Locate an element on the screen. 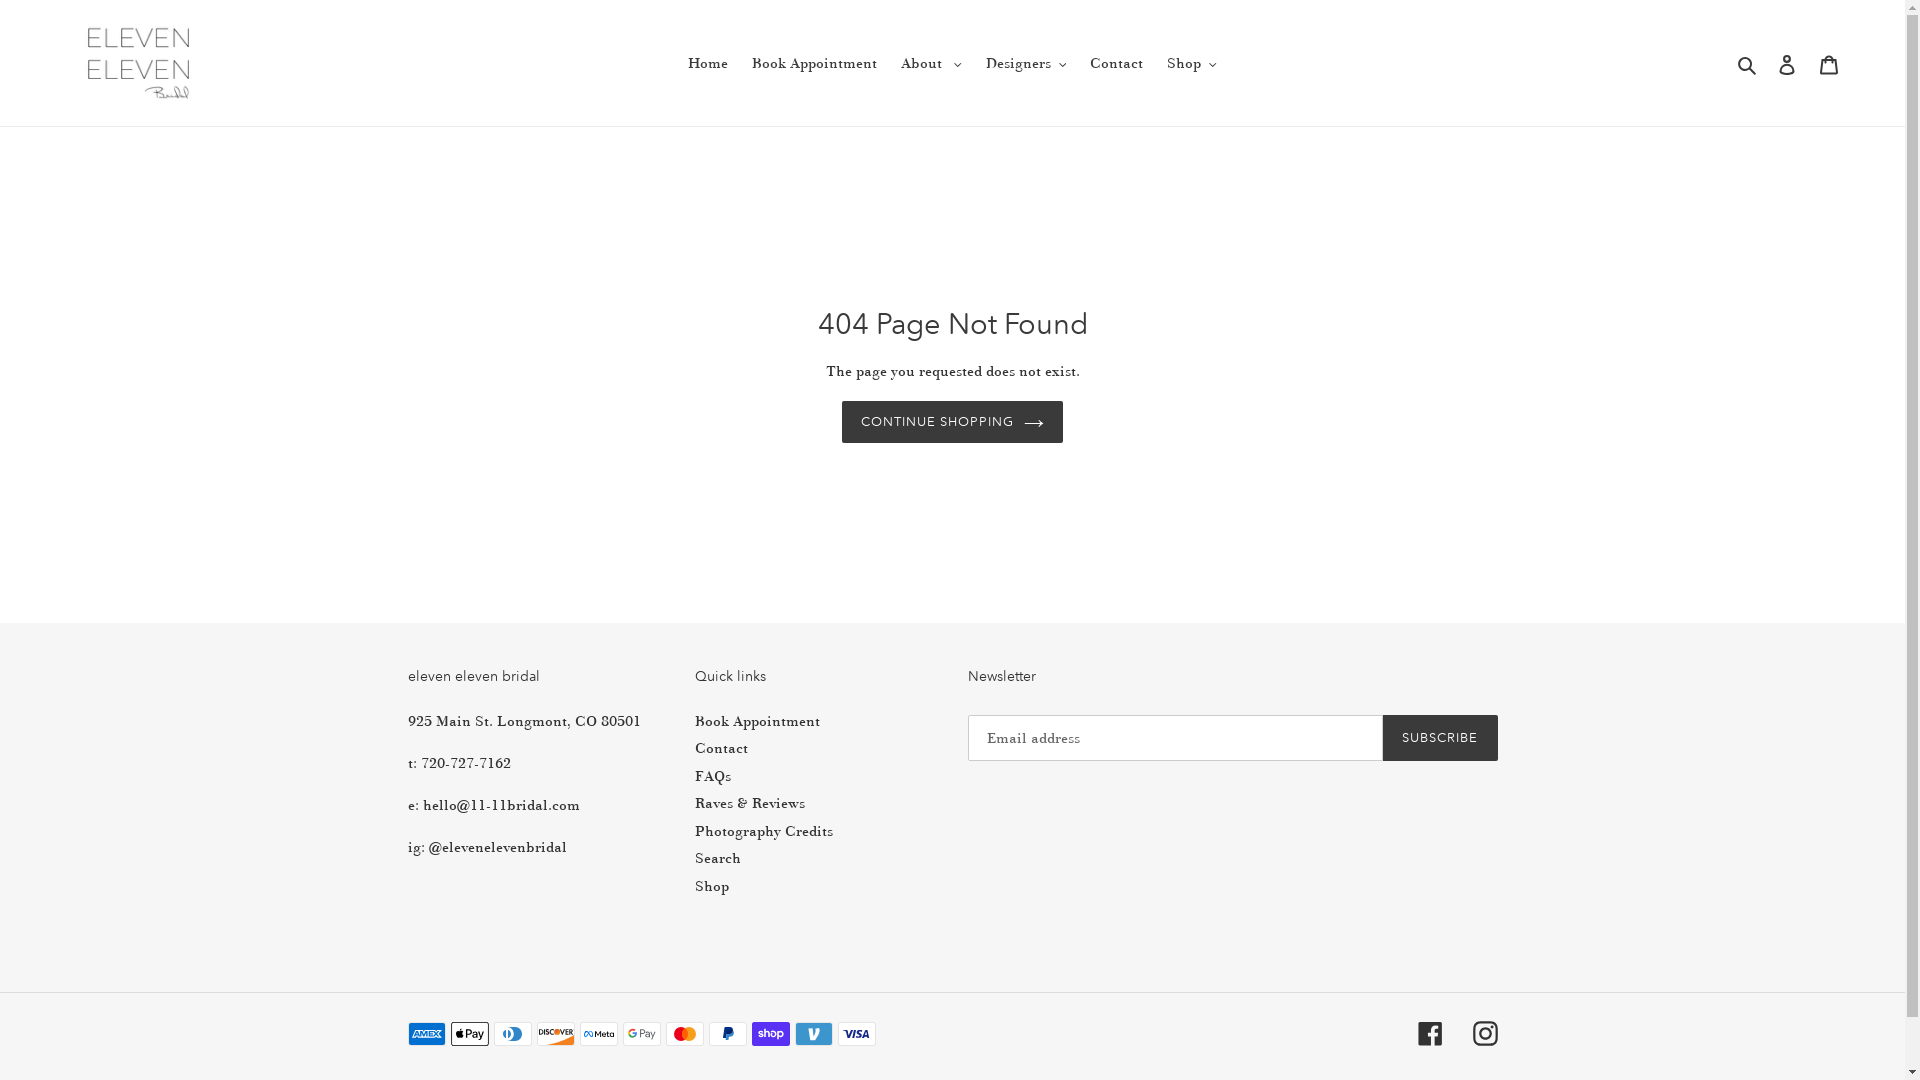 The image size is (1920, 1080). 'Book Appointment' is located at coordinates (756, 721).